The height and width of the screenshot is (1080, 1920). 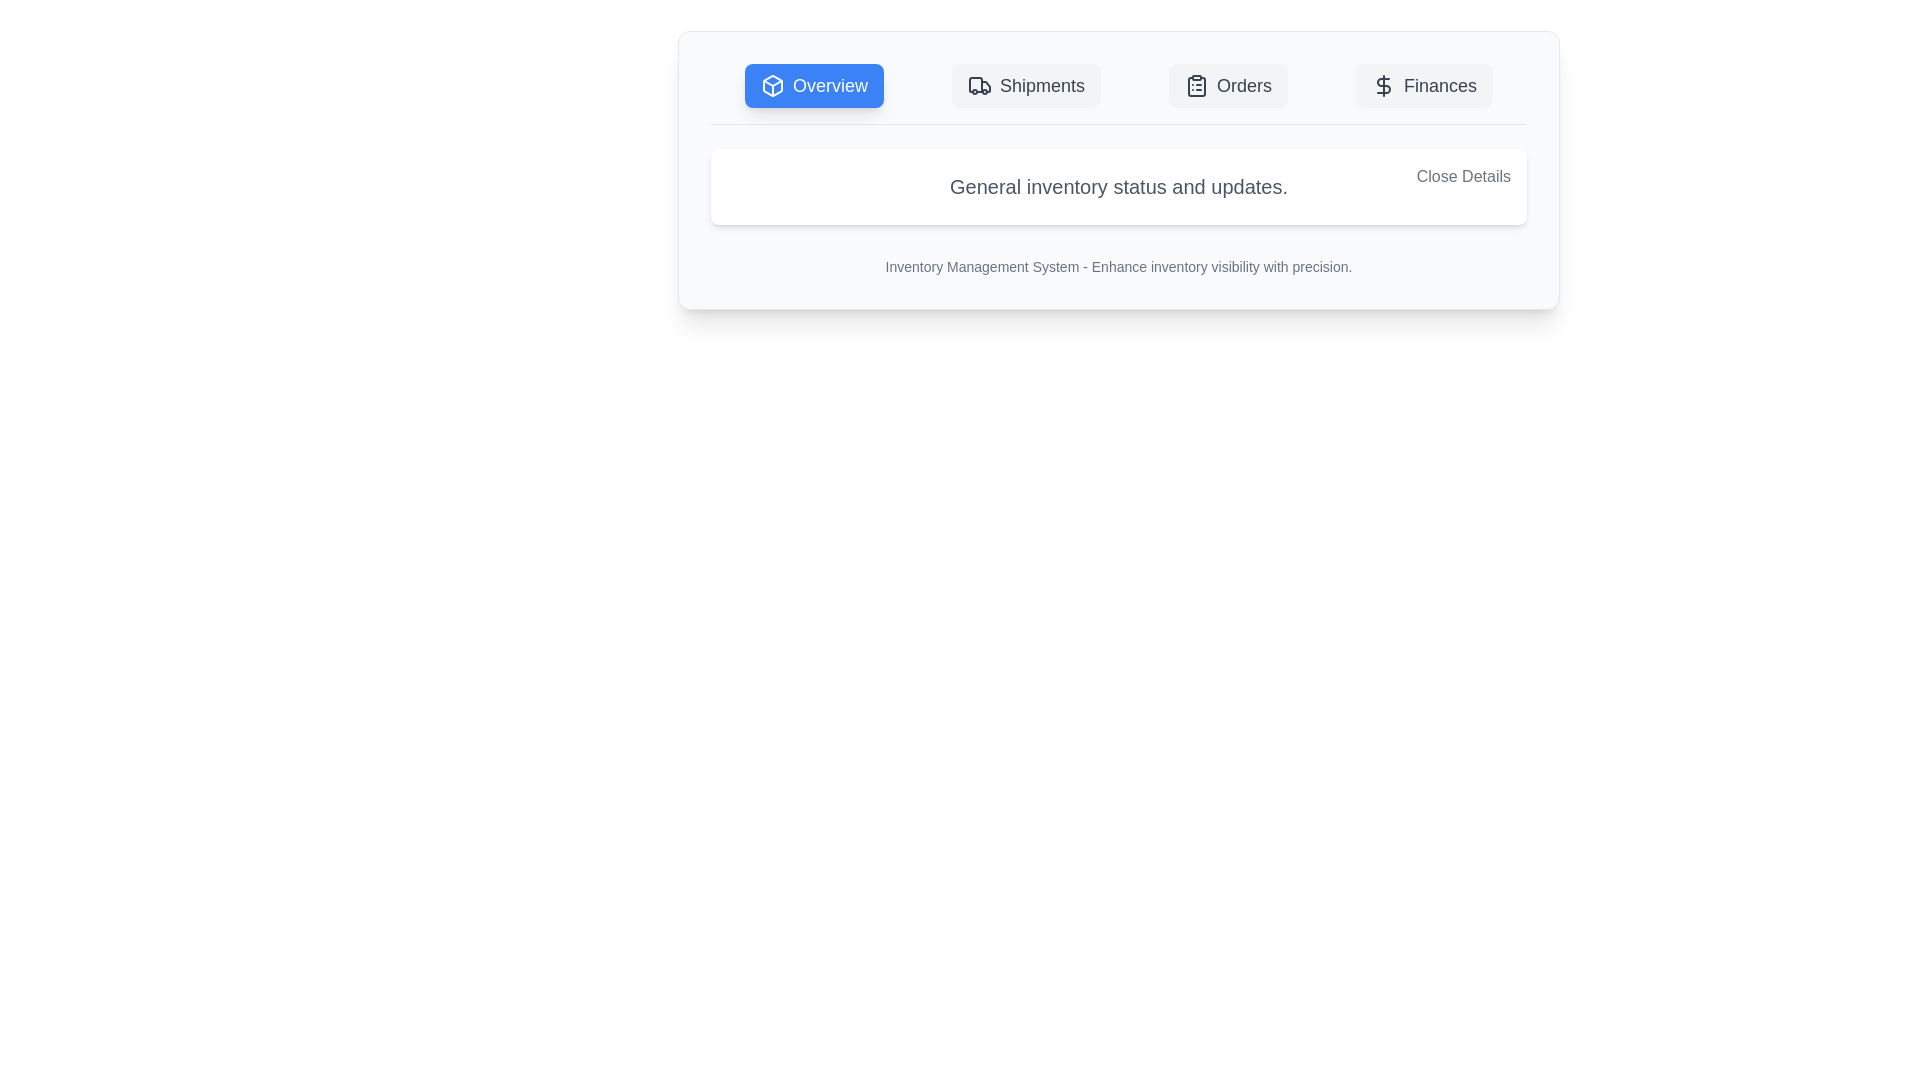 What do you see at coordinates (1026, 84) in the screenshot?
I see `the tab labeled Shipments to switch the content view` at bounding box center [1026, 84].